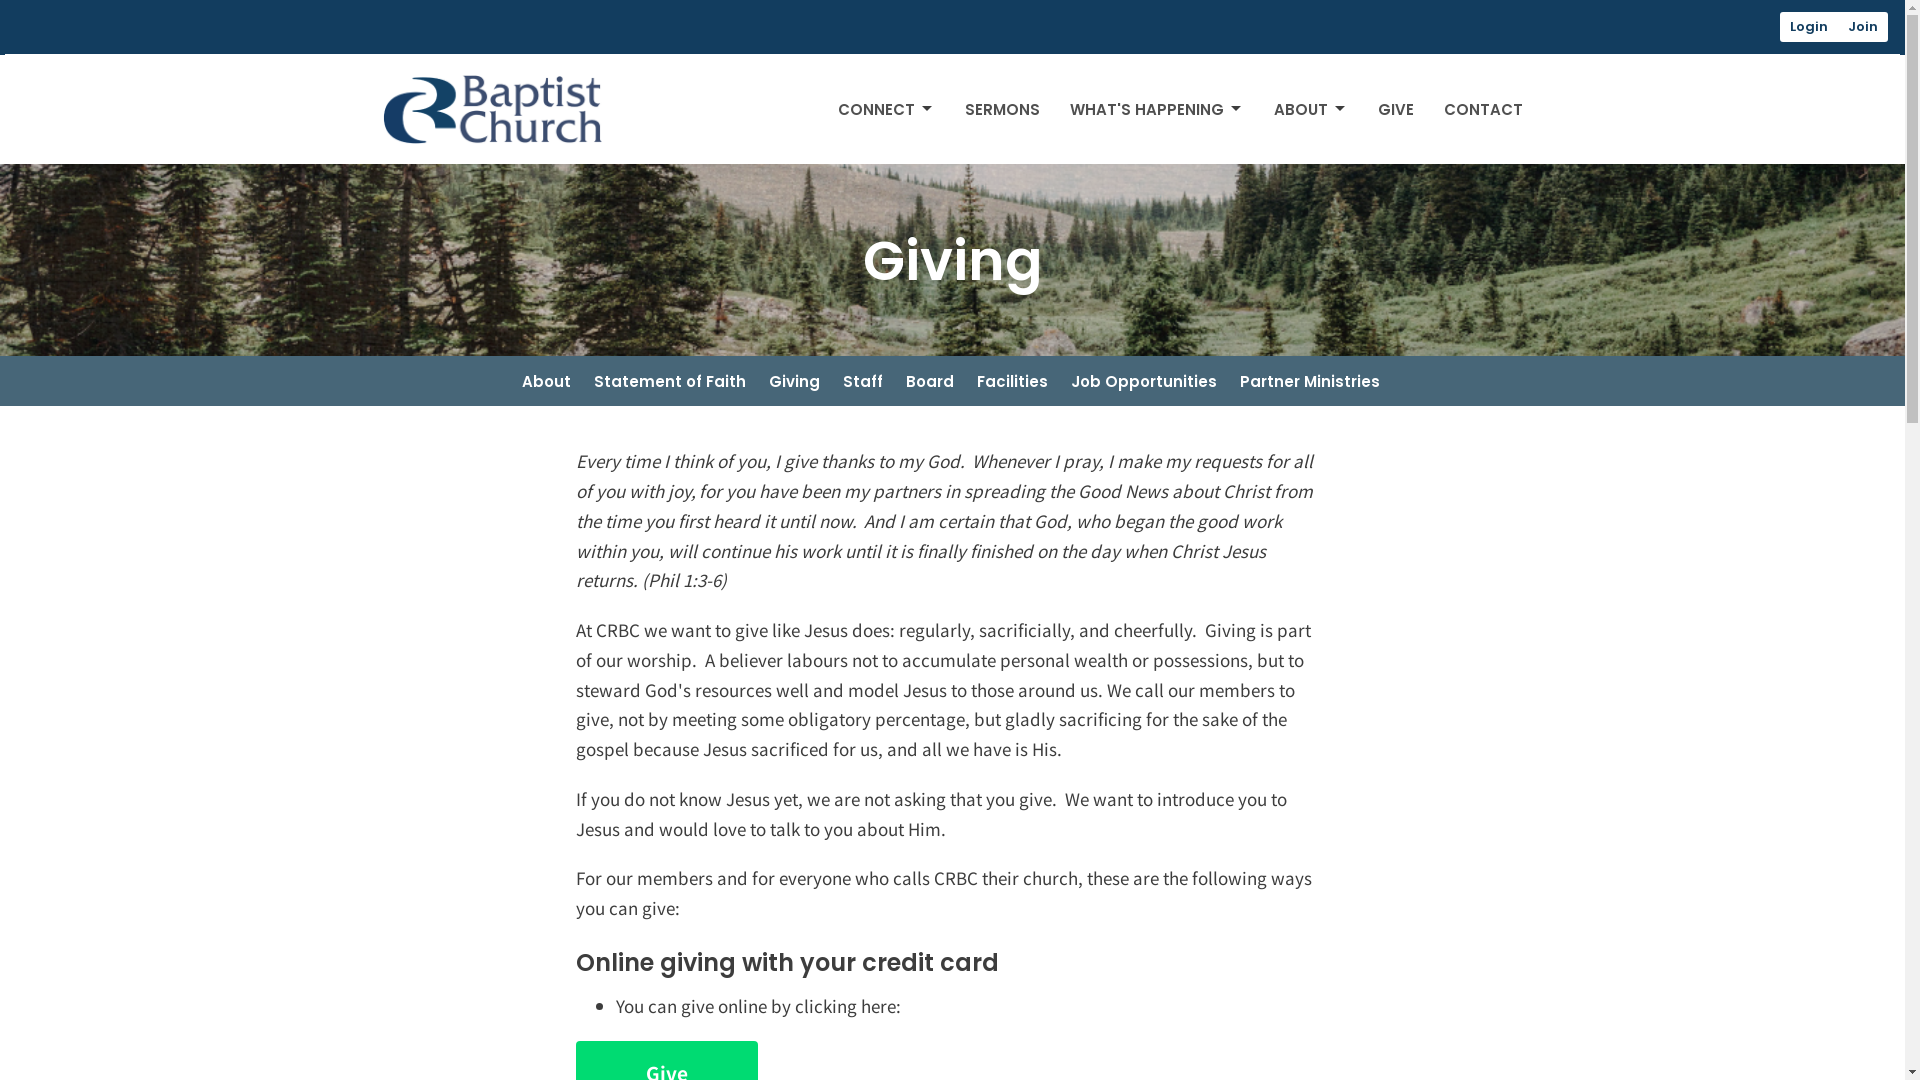 This screenshot has width=1920, height=1080. I want to click on 'Giving', so click(792, 381).